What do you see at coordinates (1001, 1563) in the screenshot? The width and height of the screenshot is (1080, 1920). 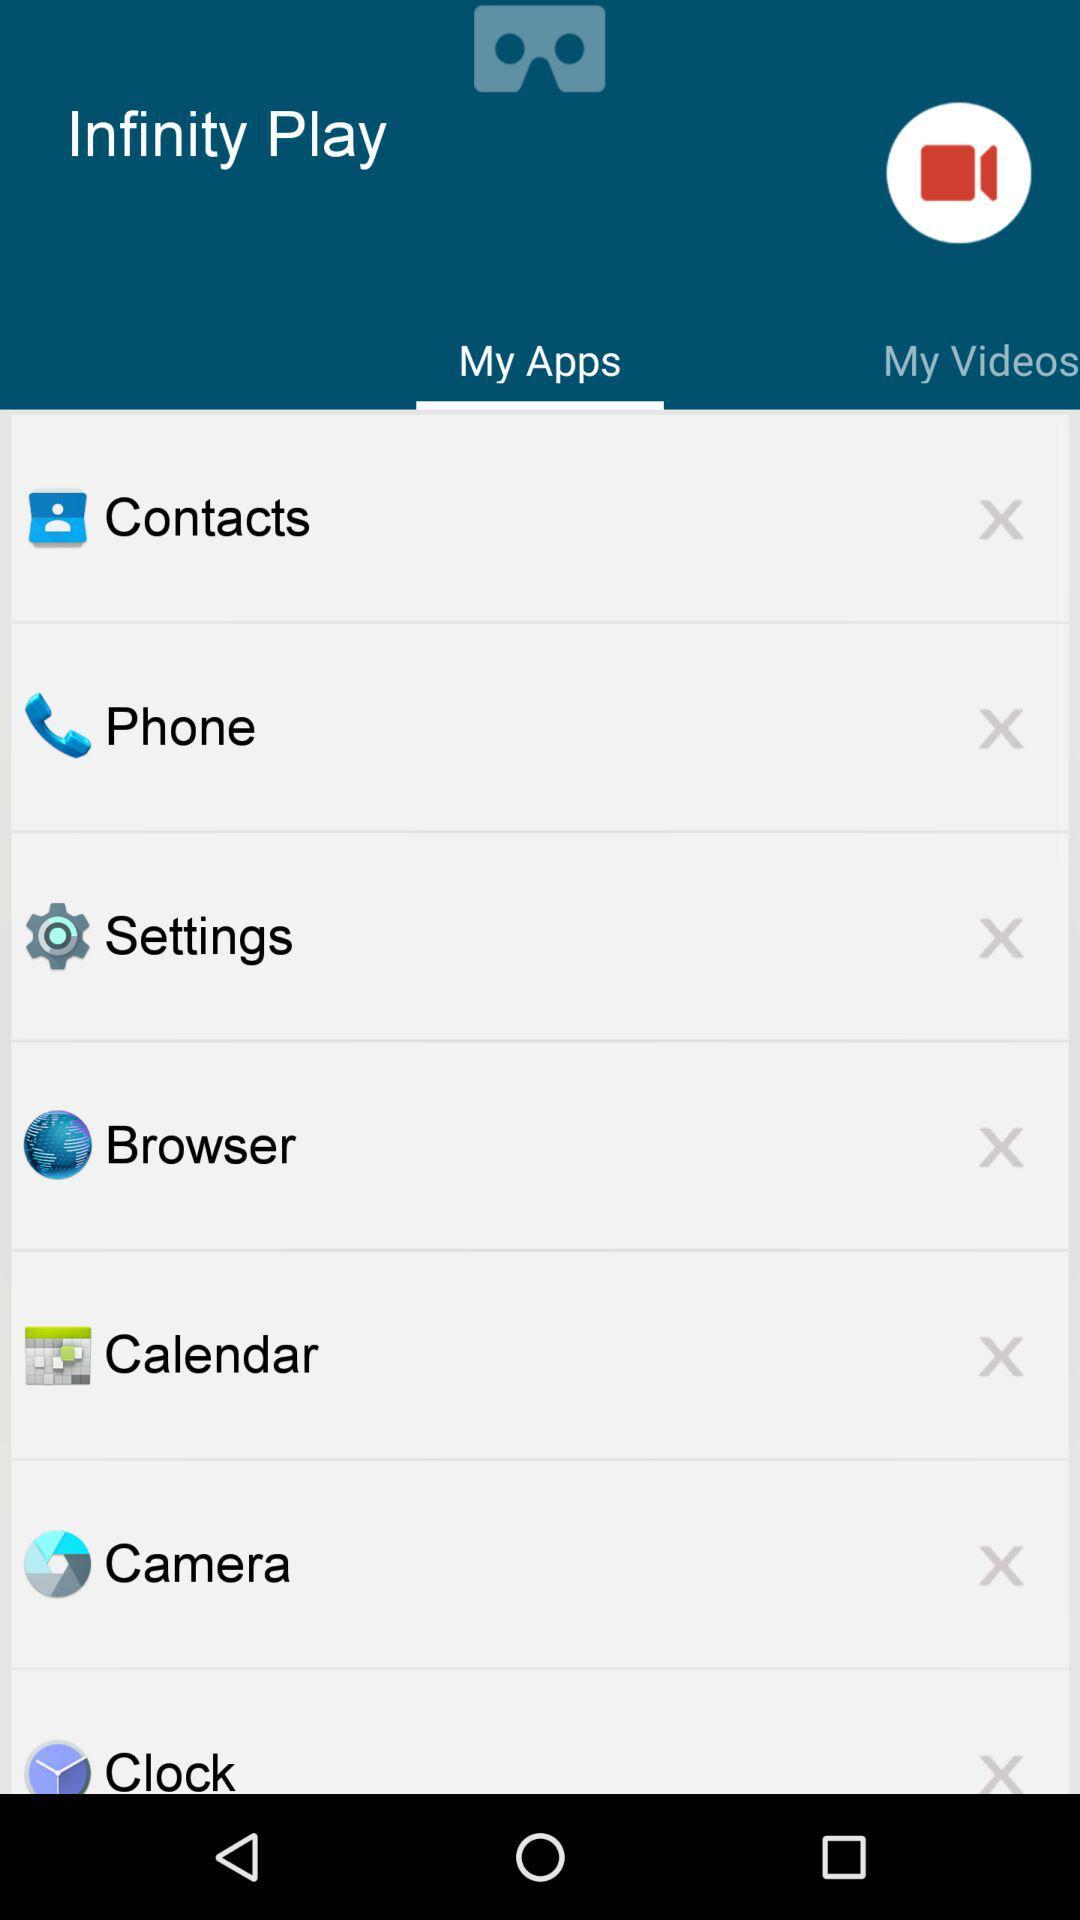 I see `closes app` at bounding box center [1001, 1563].